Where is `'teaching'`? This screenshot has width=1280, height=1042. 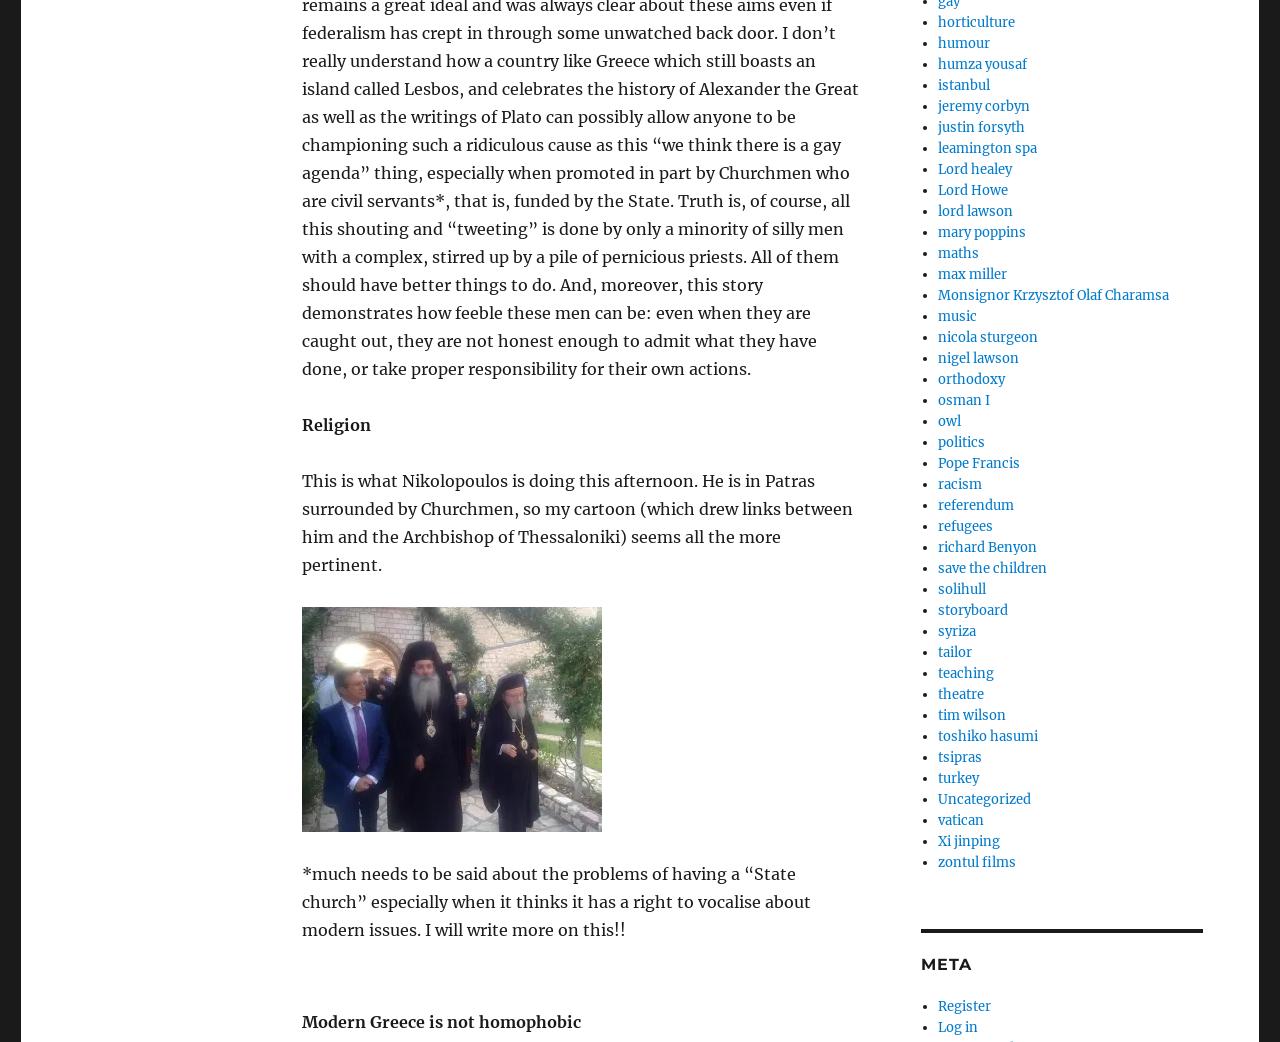 'teaching' is located at coordinates (935, 673).